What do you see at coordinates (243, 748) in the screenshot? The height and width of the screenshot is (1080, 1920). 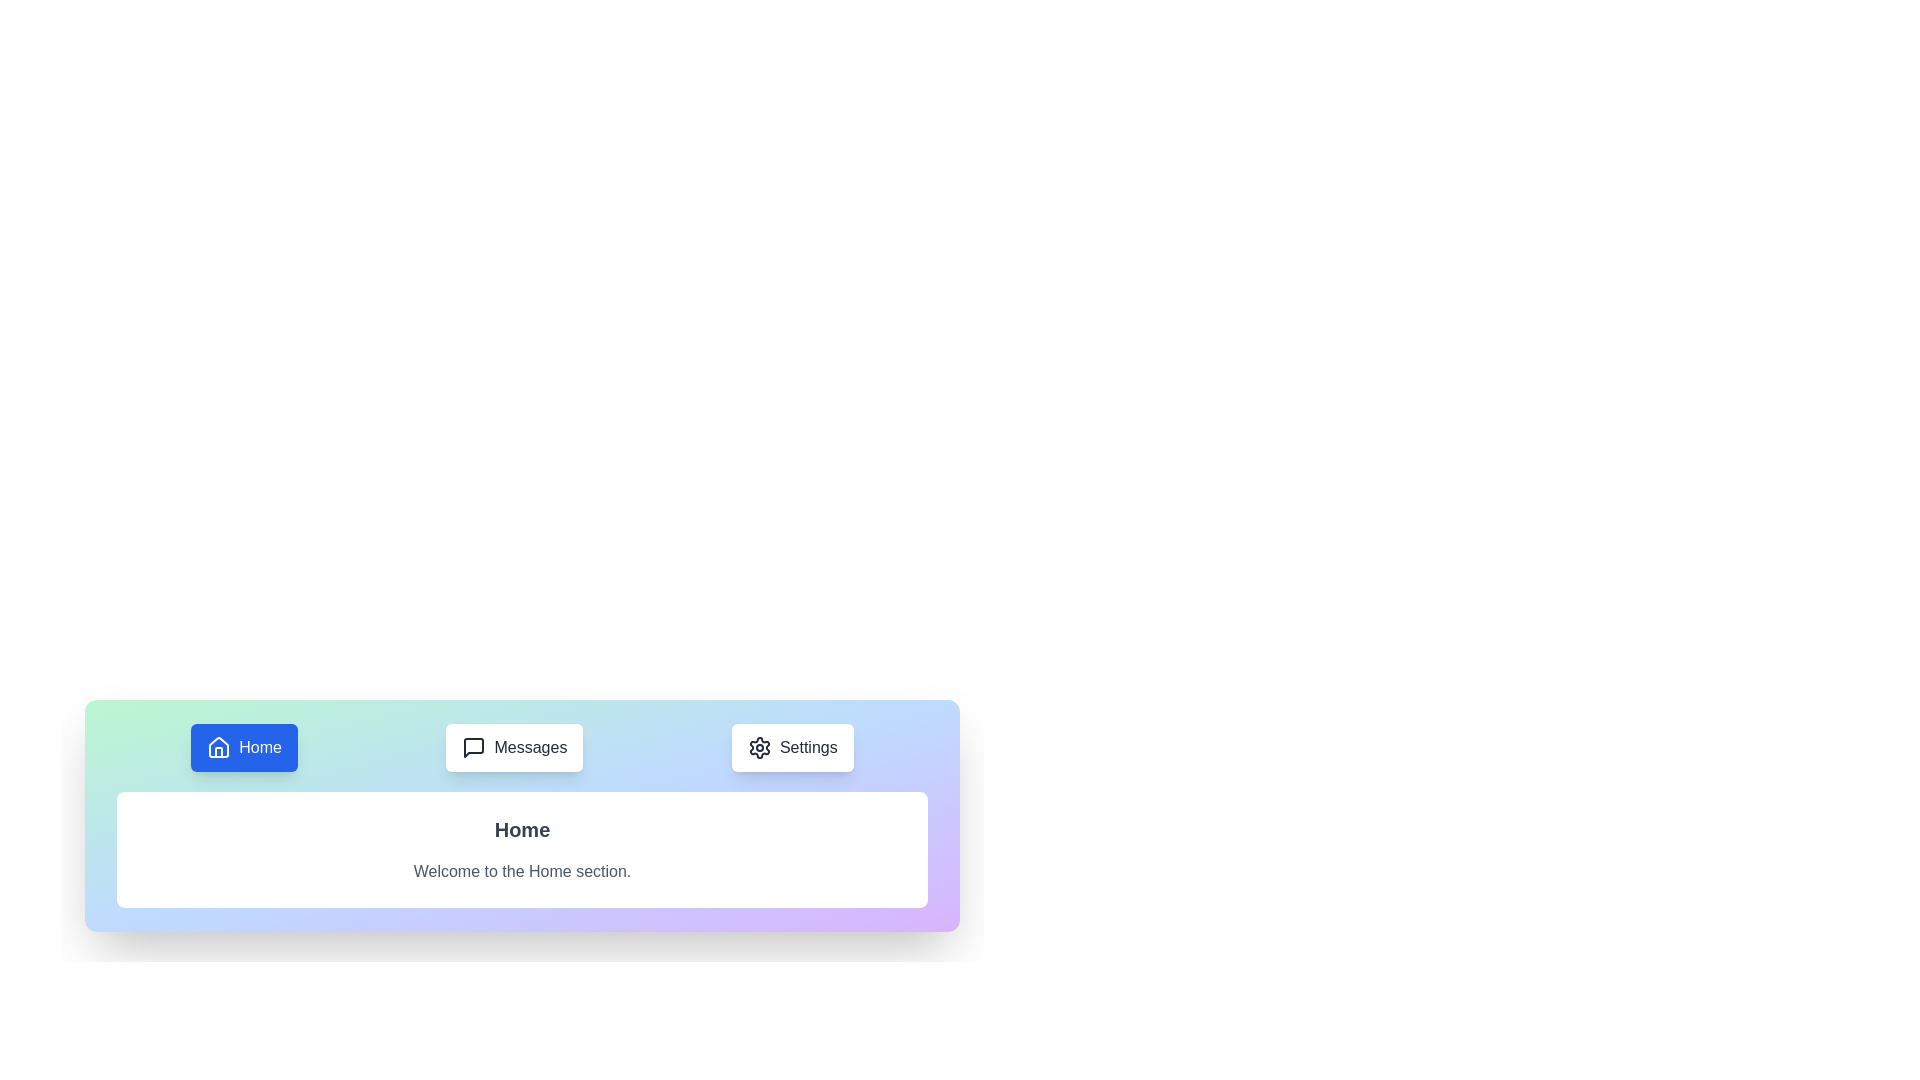 I see `the Home button to observe its hover effect` at bounding box center [243, 748].